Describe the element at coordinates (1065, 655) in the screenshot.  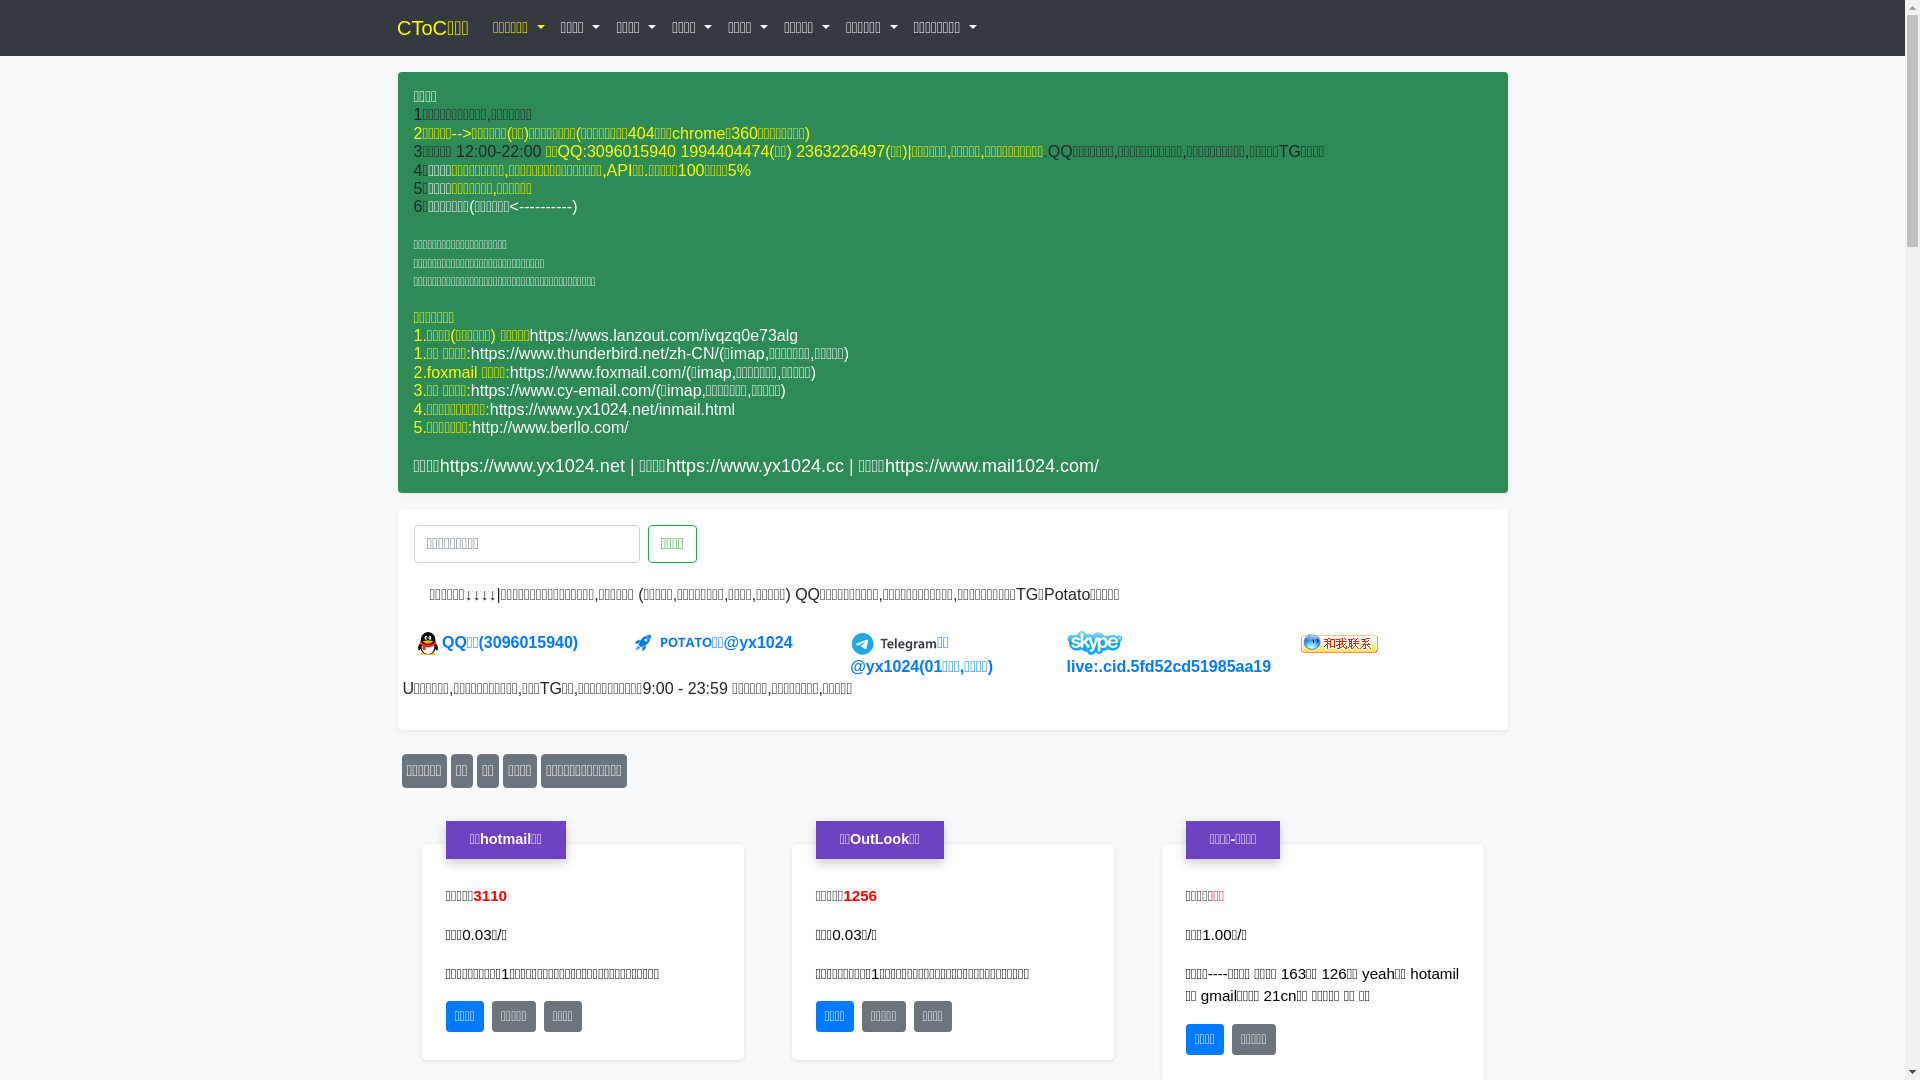
I see `'live:.cid.5fd52cd51985aa19'` at that location.